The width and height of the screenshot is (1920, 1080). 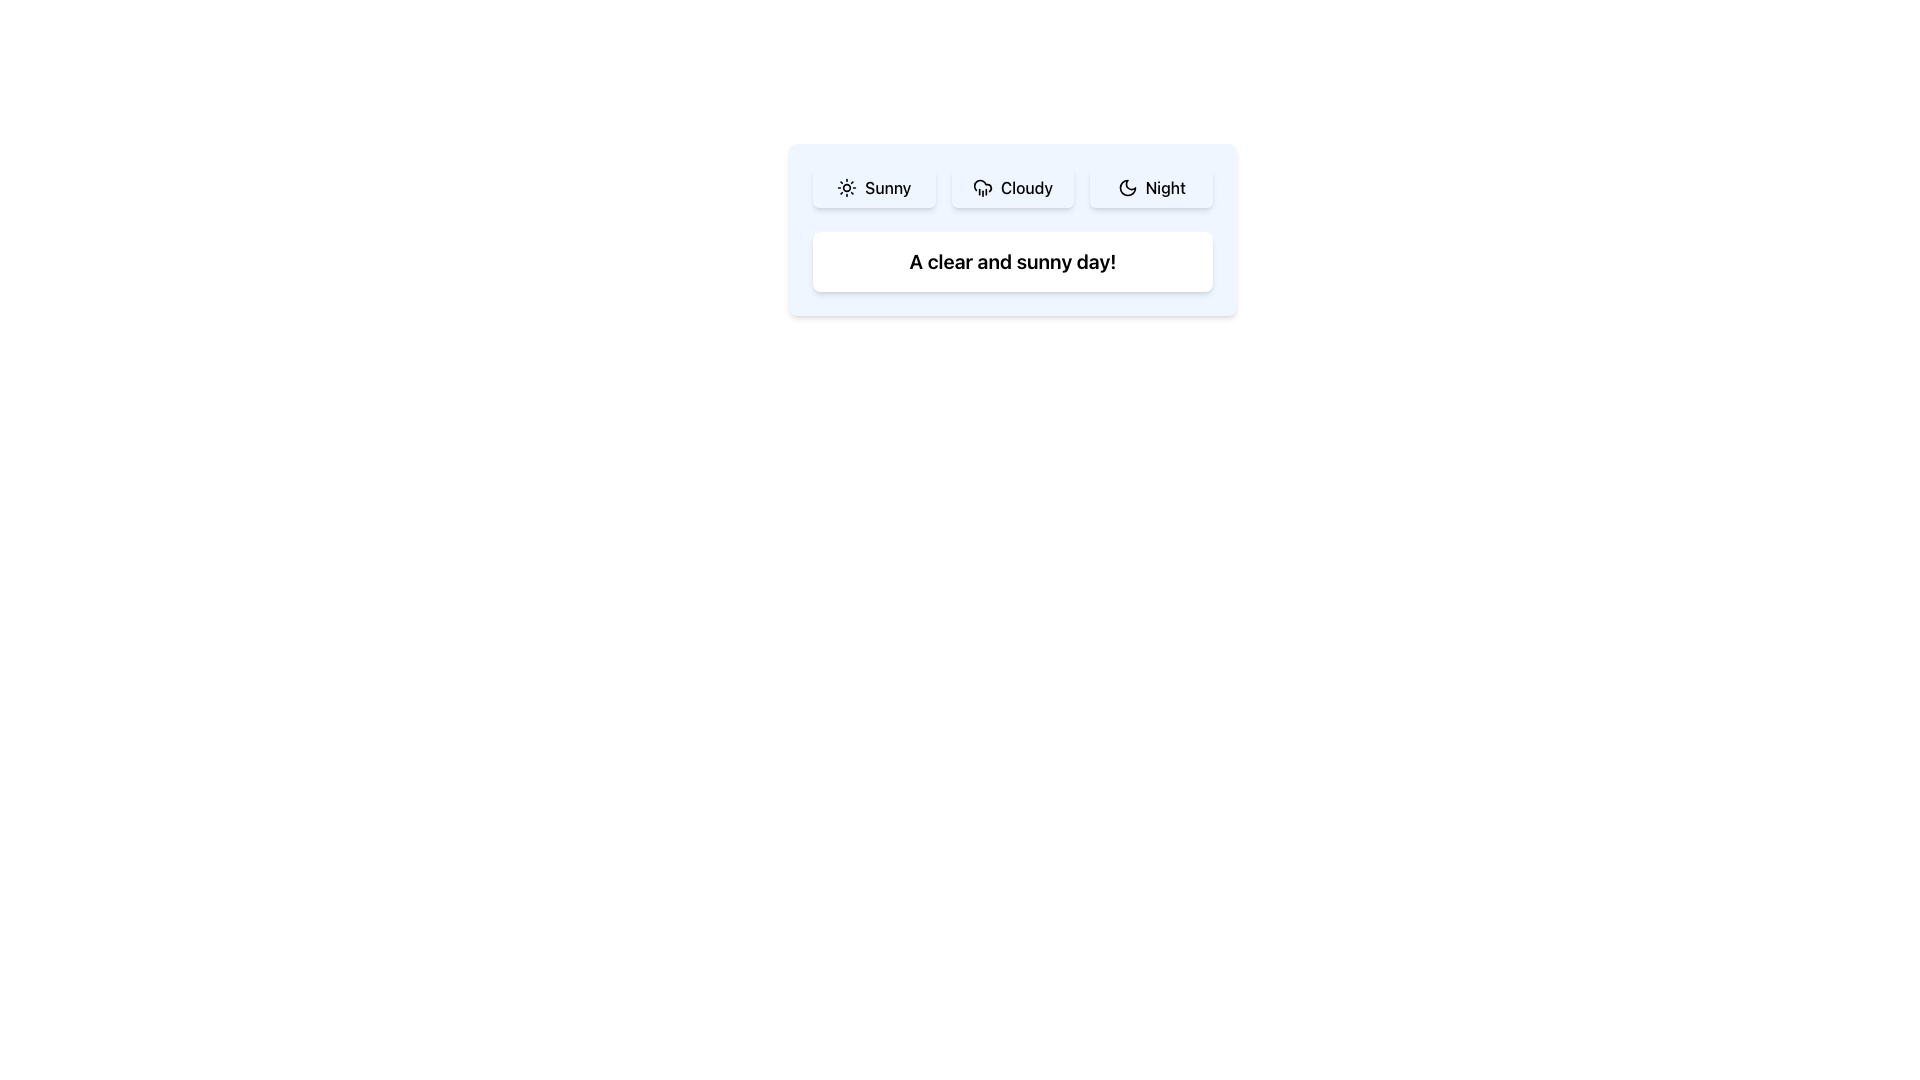 What do you see at coordinates (1165, 188) in the screenshot?
I see `the 'Night' text label element, which displays the text 'Night' in a bold font, accompanied by a crescent moon icon, located within the rightmost button of a horizontal set of three buttons` at bounding box center [1165, 188].